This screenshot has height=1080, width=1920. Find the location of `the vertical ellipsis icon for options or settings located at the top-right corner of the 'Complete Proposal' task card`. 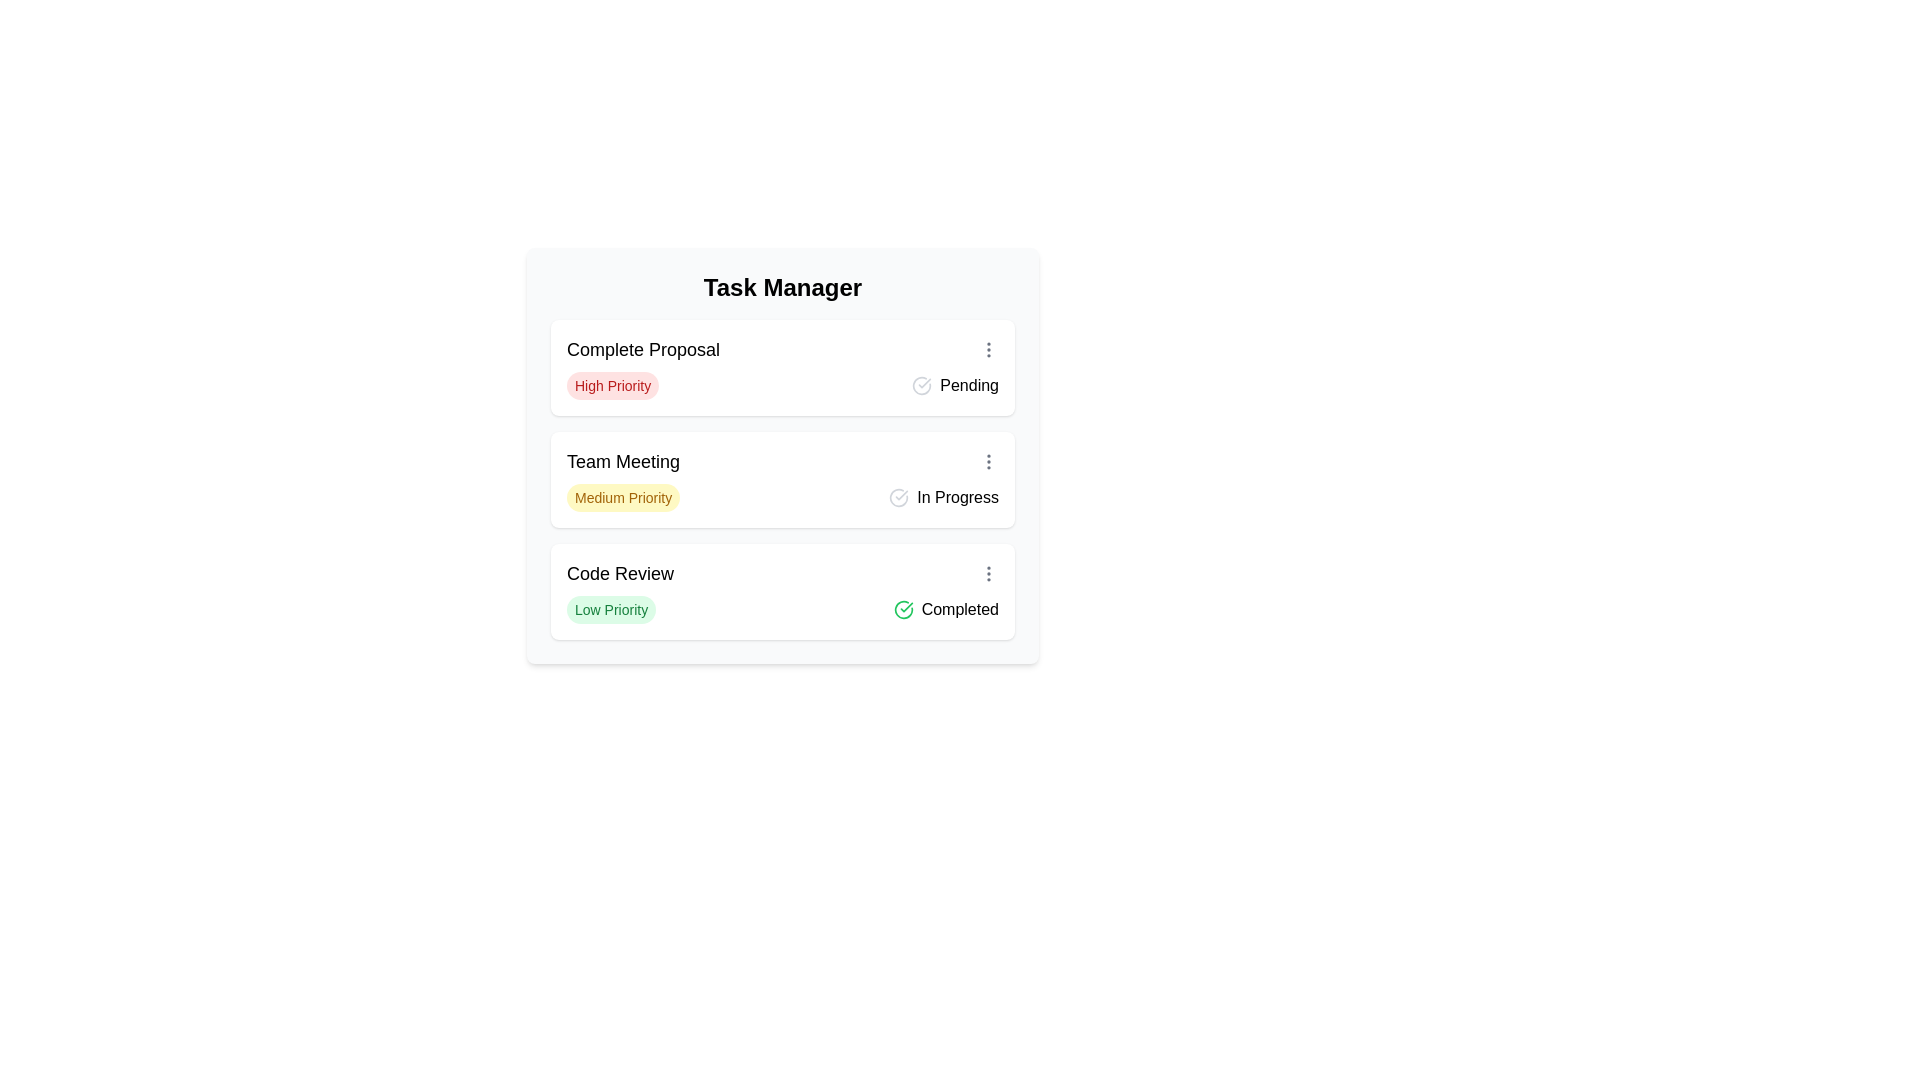

the vertical ellipsis icon for options or settings located at the top-right corner of the 'Complete Proposal' task card is located at coordinates (988, 349).